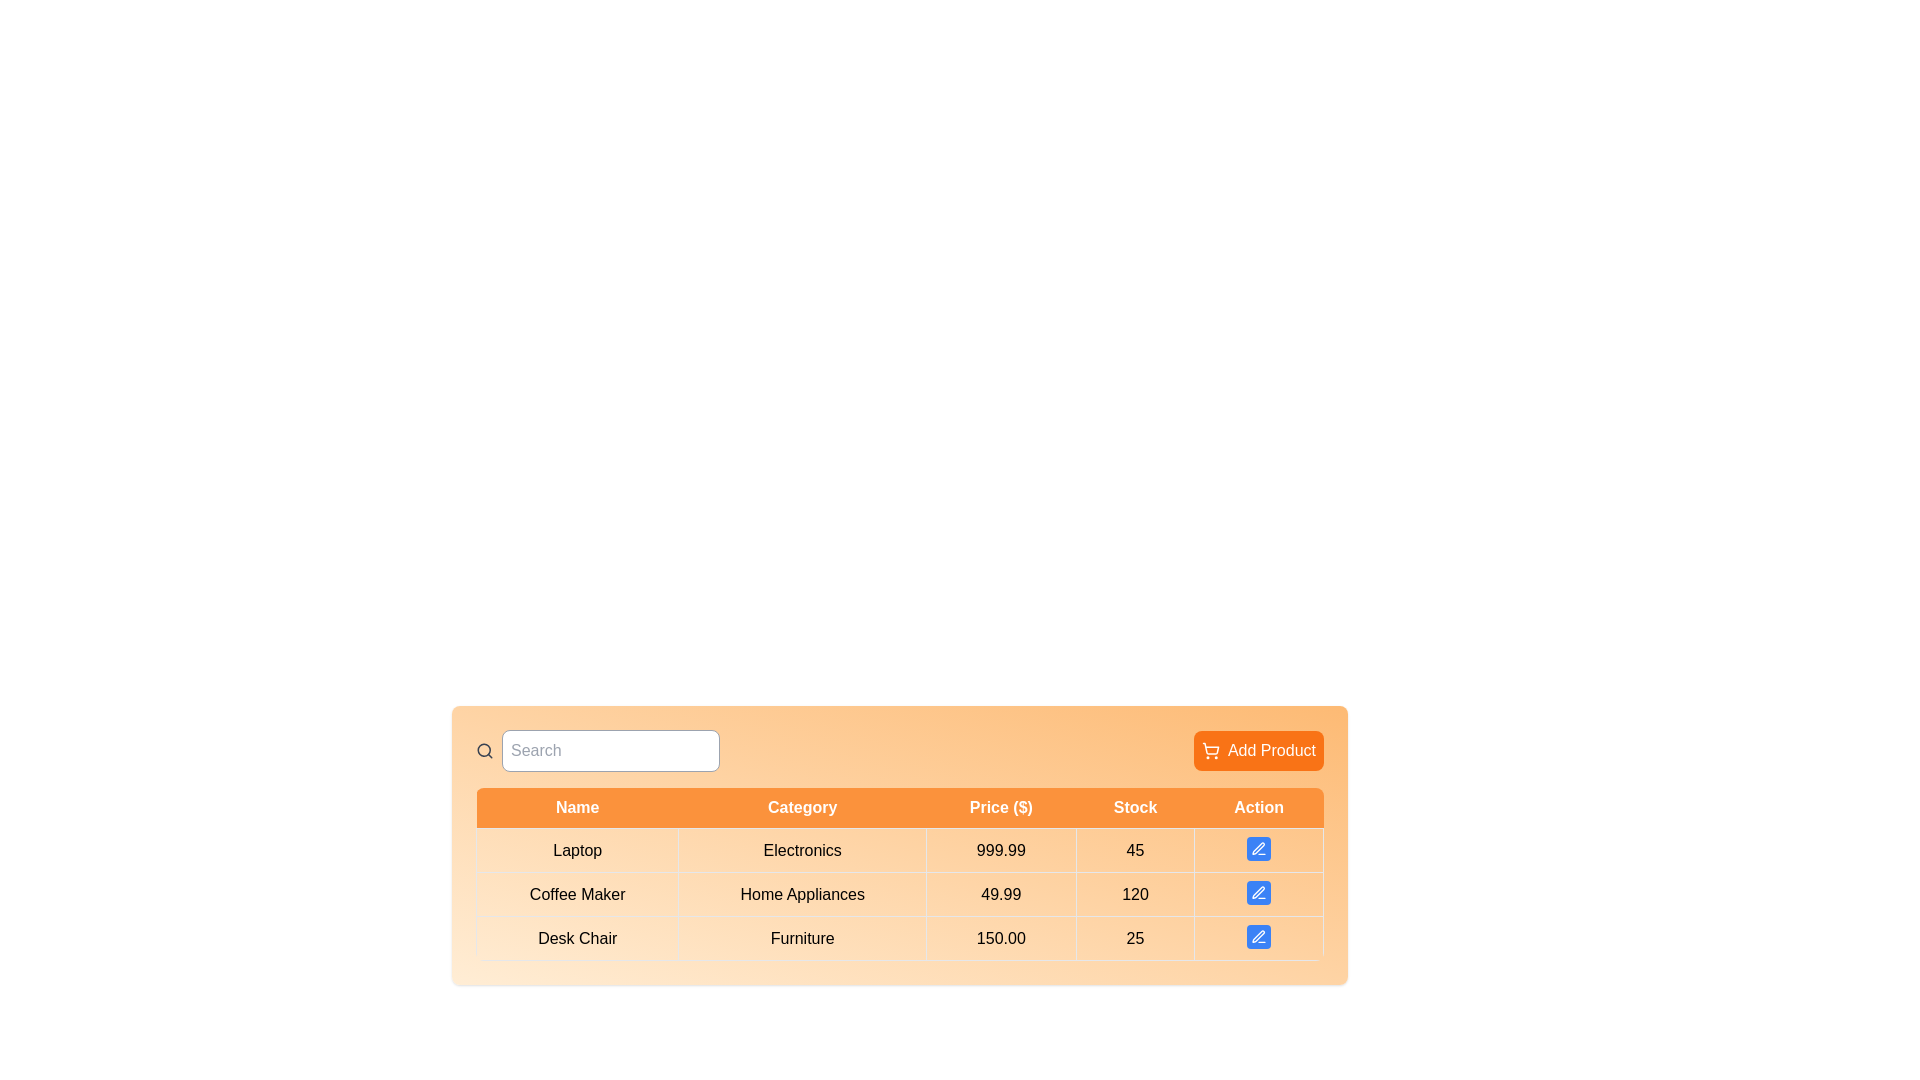  Describe the element at coordinates (1135, 938) in the screenshot. I see `the stock quantity text for the 'Desk Chair' item, located in the fourth column of the data table, between the 'Price ($)' column and the 'Action' column` at that location.